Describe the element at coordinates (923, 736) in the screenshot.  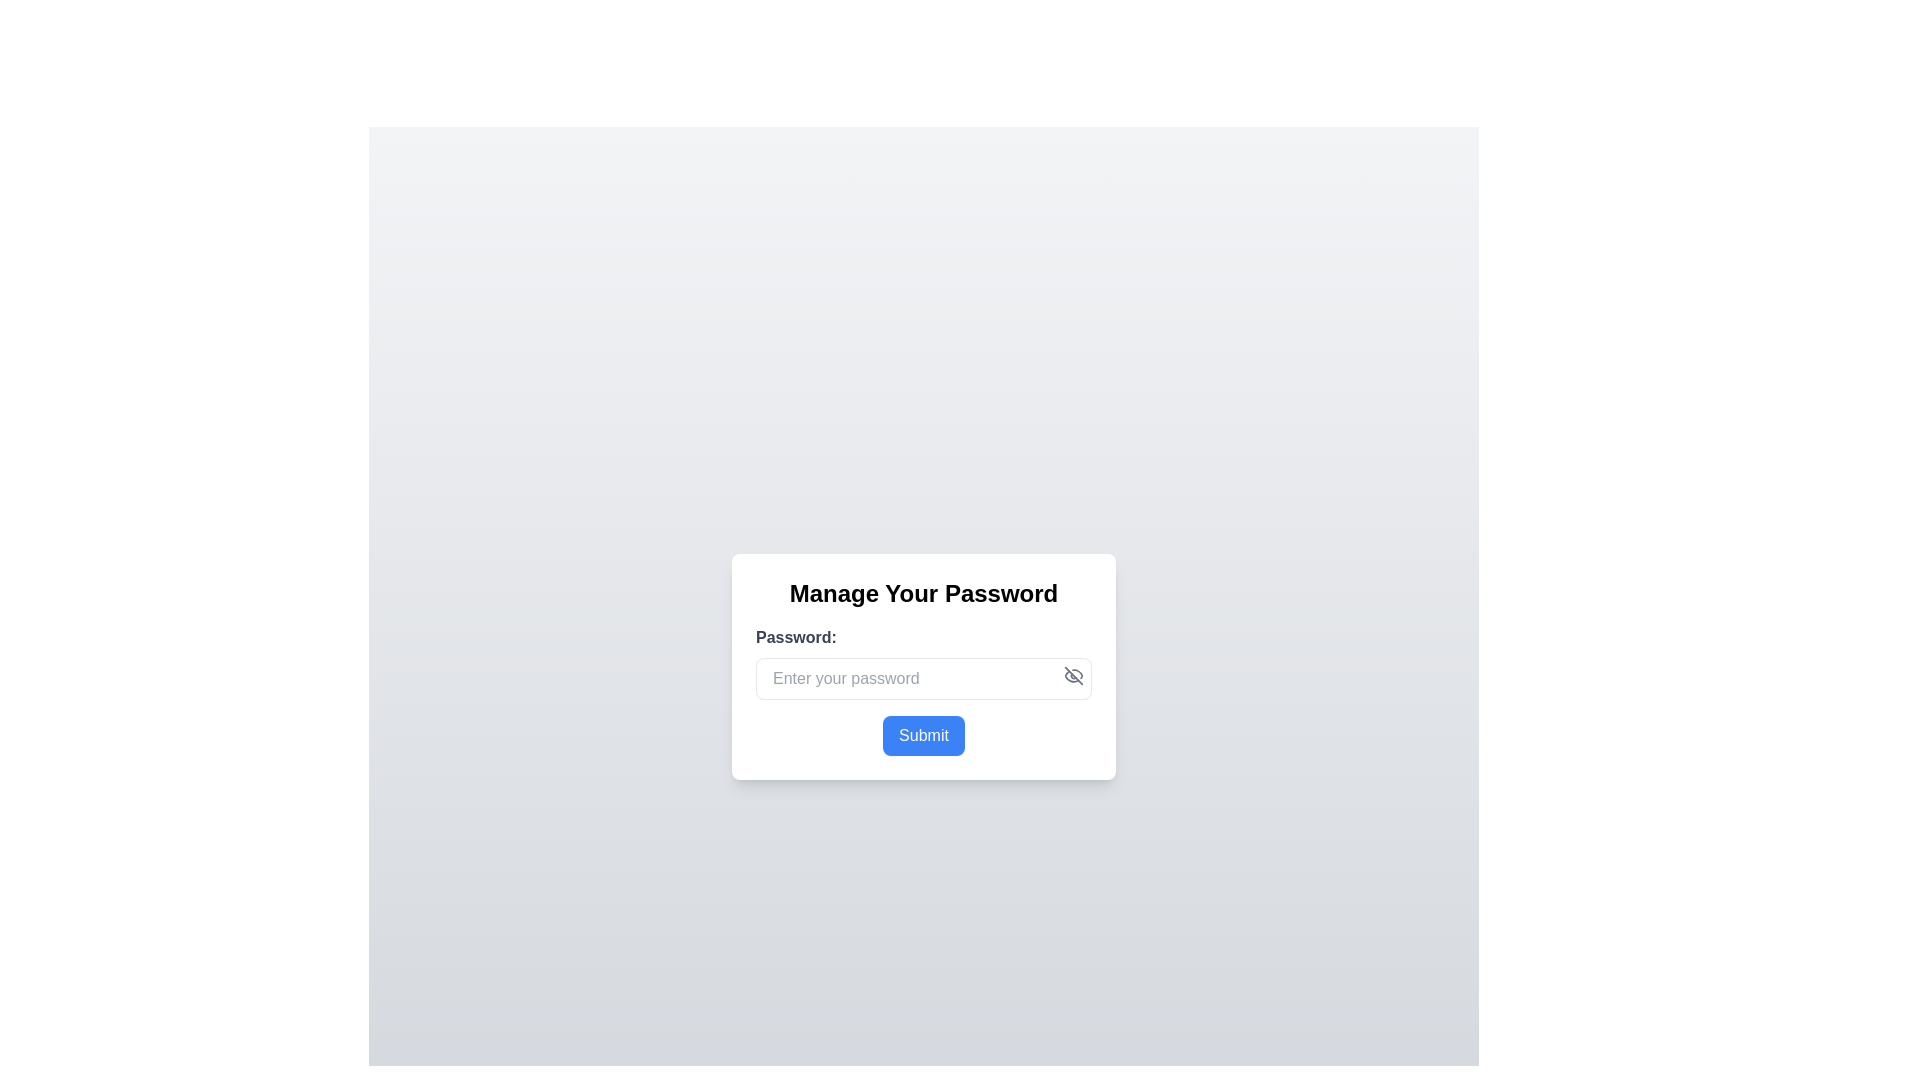
I see `the blue 'Submit' button with white text centered on it at the bottom of the card titled 'Manage Your Password'` at that location.